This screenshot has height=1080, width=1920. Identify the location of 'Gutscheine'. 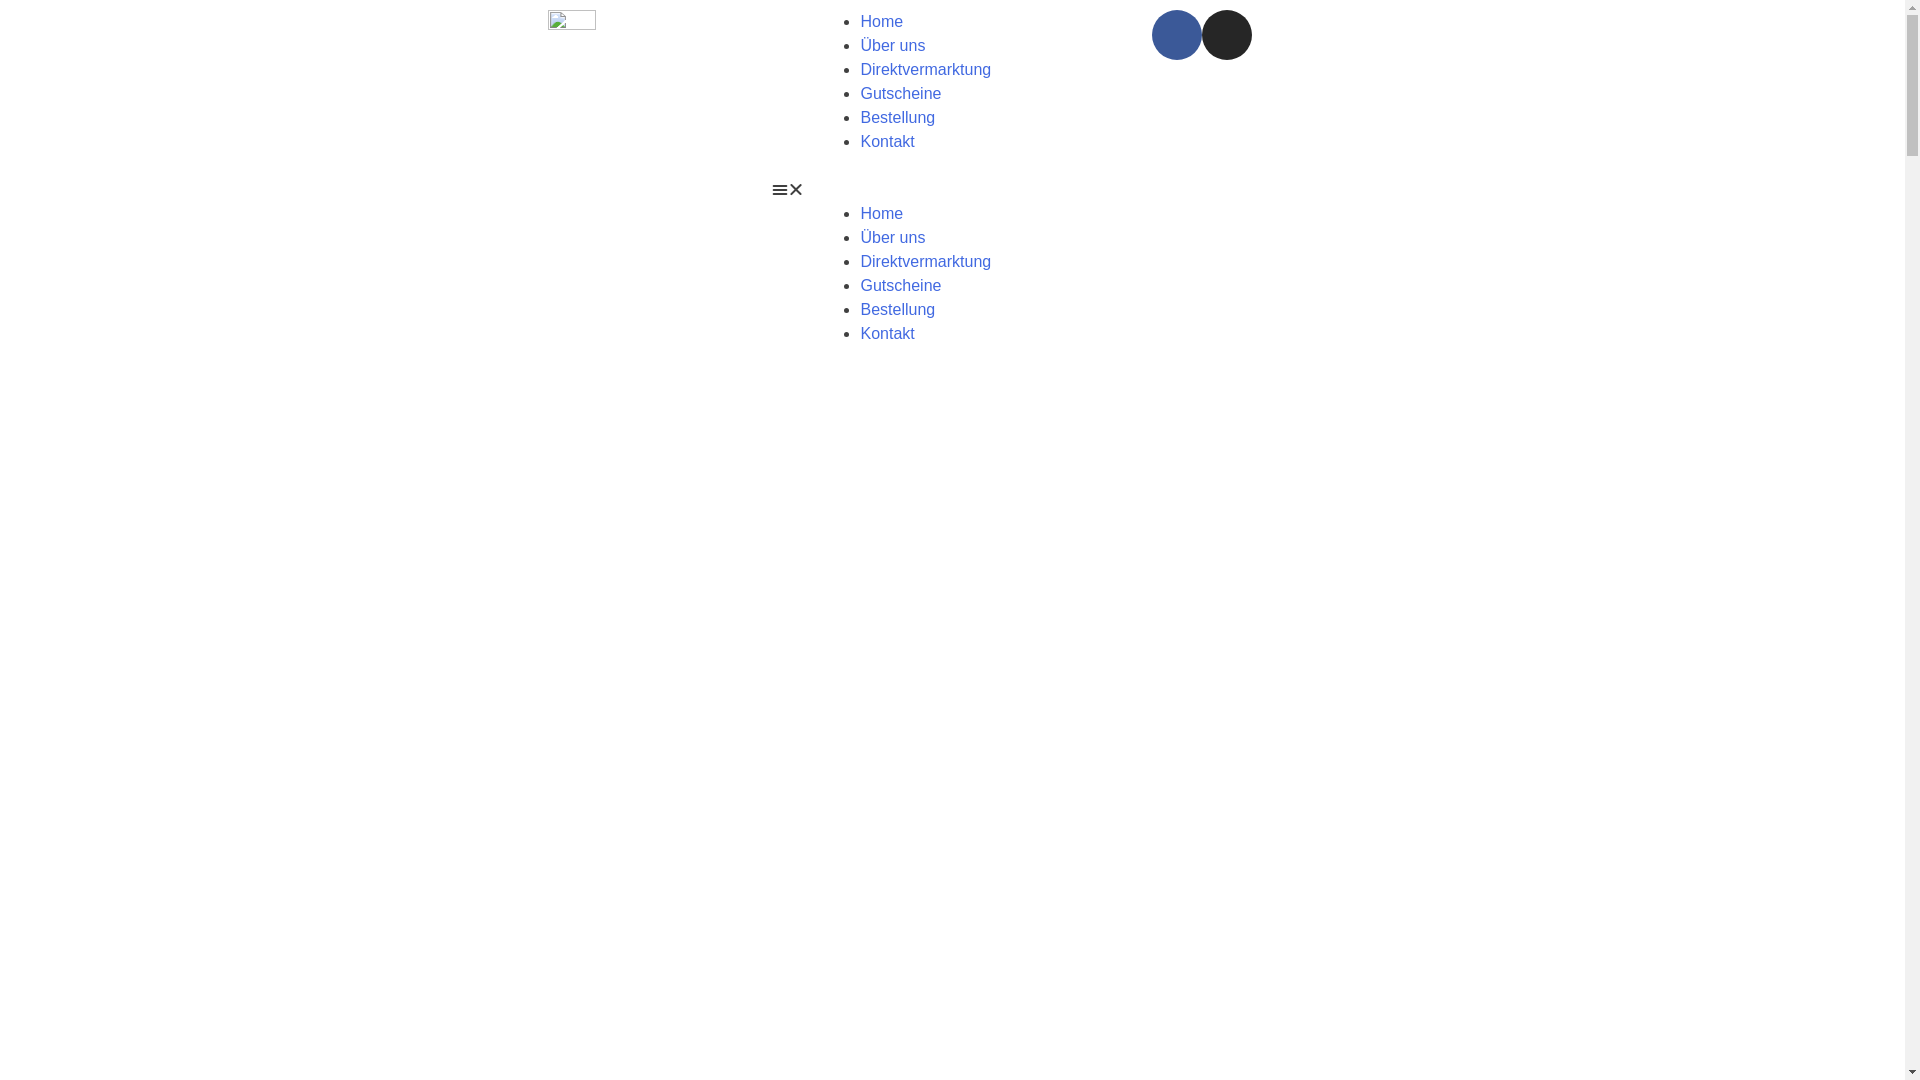
(899, 93).